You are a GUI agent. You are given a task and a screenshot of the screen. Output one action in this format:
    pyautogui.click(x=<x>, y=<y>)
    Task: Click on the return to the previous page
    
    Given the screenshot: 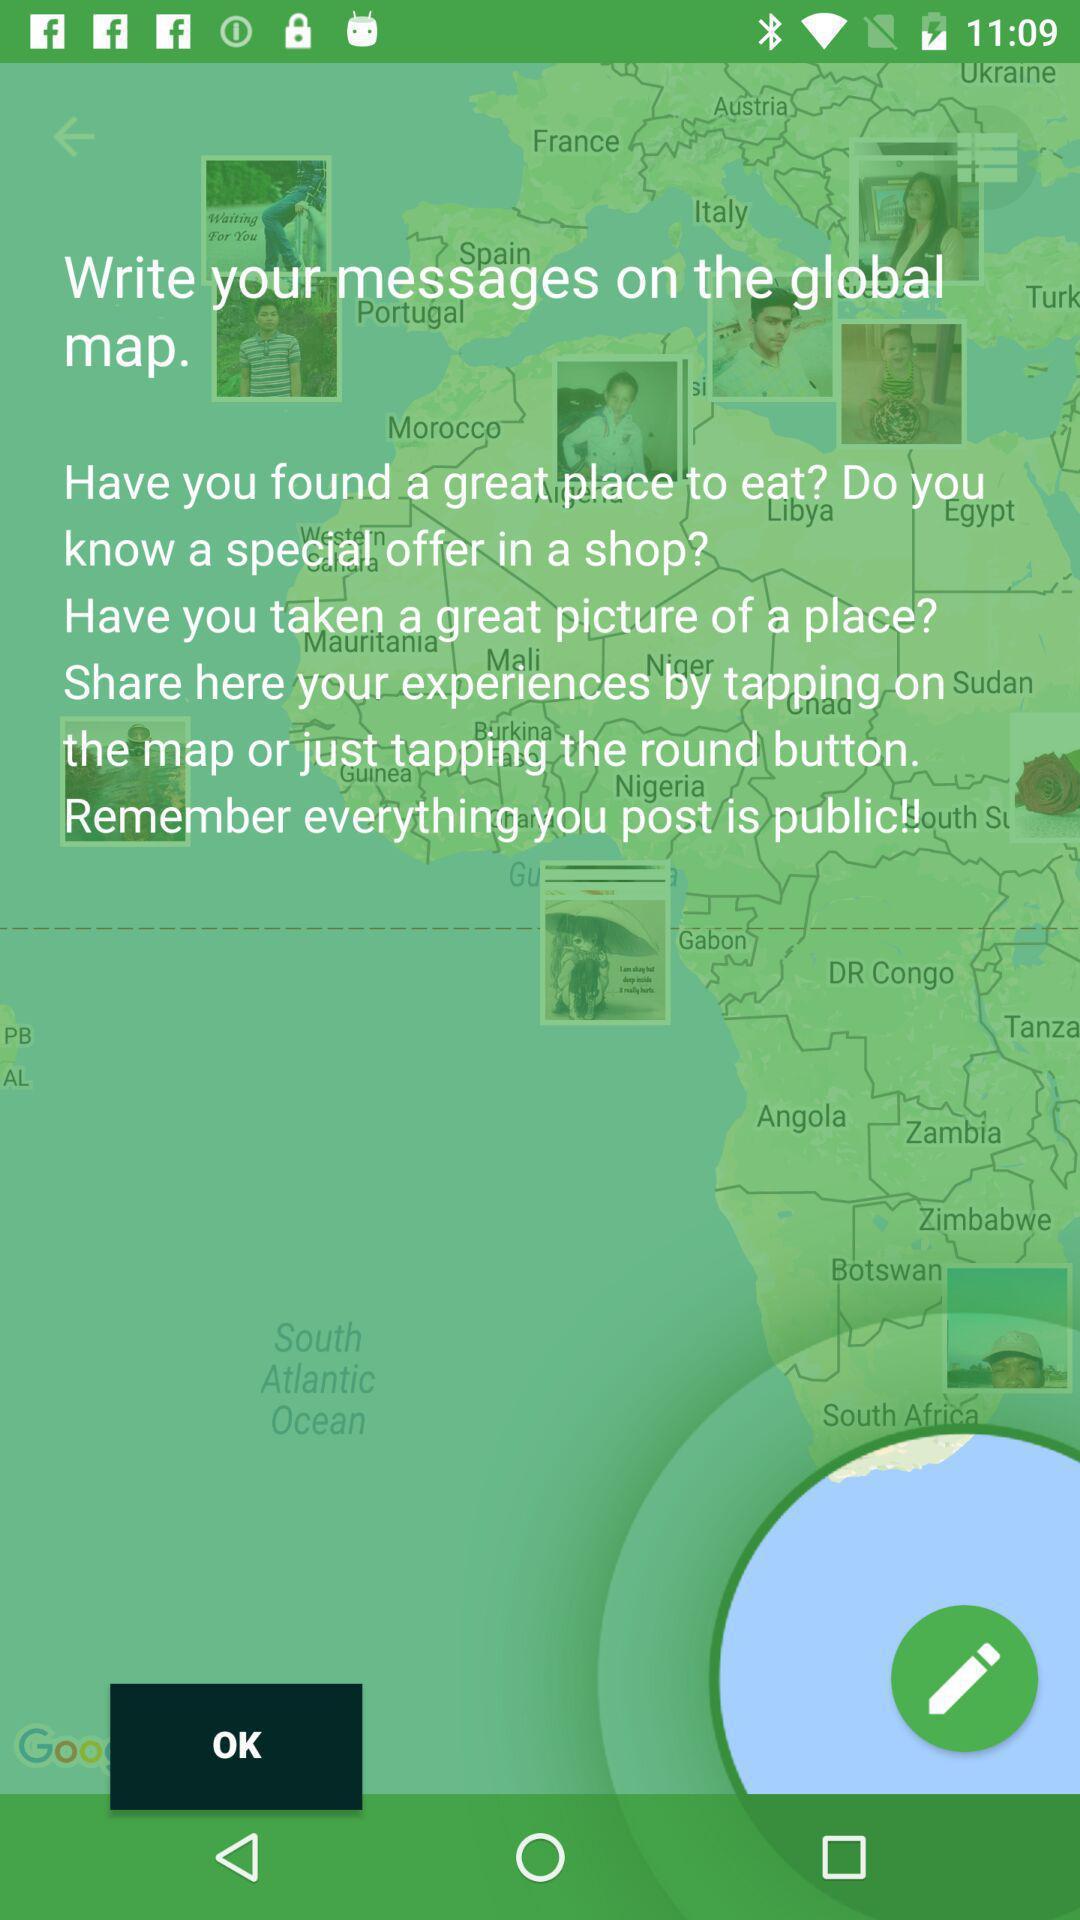 What is the action you would take?
    pyautogui.click(x=72, y=135)
    